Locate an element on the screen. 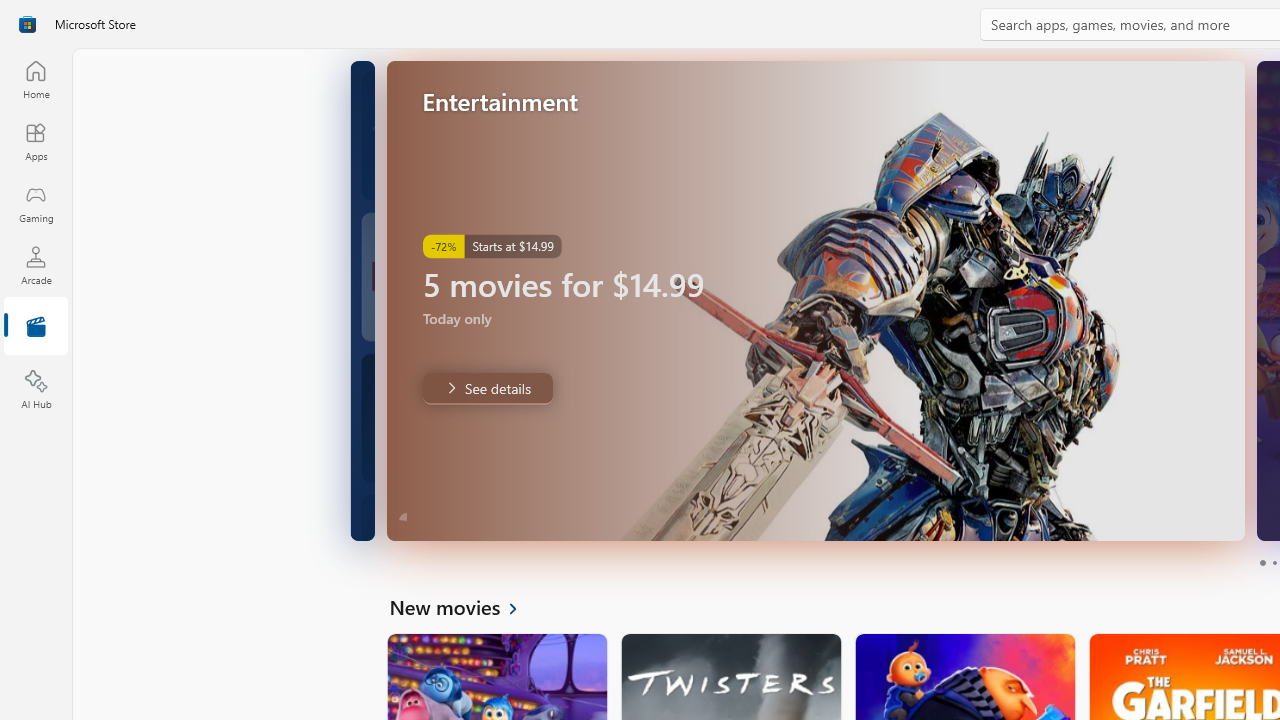  'Page 1' is located at coordinates (1261, 563).